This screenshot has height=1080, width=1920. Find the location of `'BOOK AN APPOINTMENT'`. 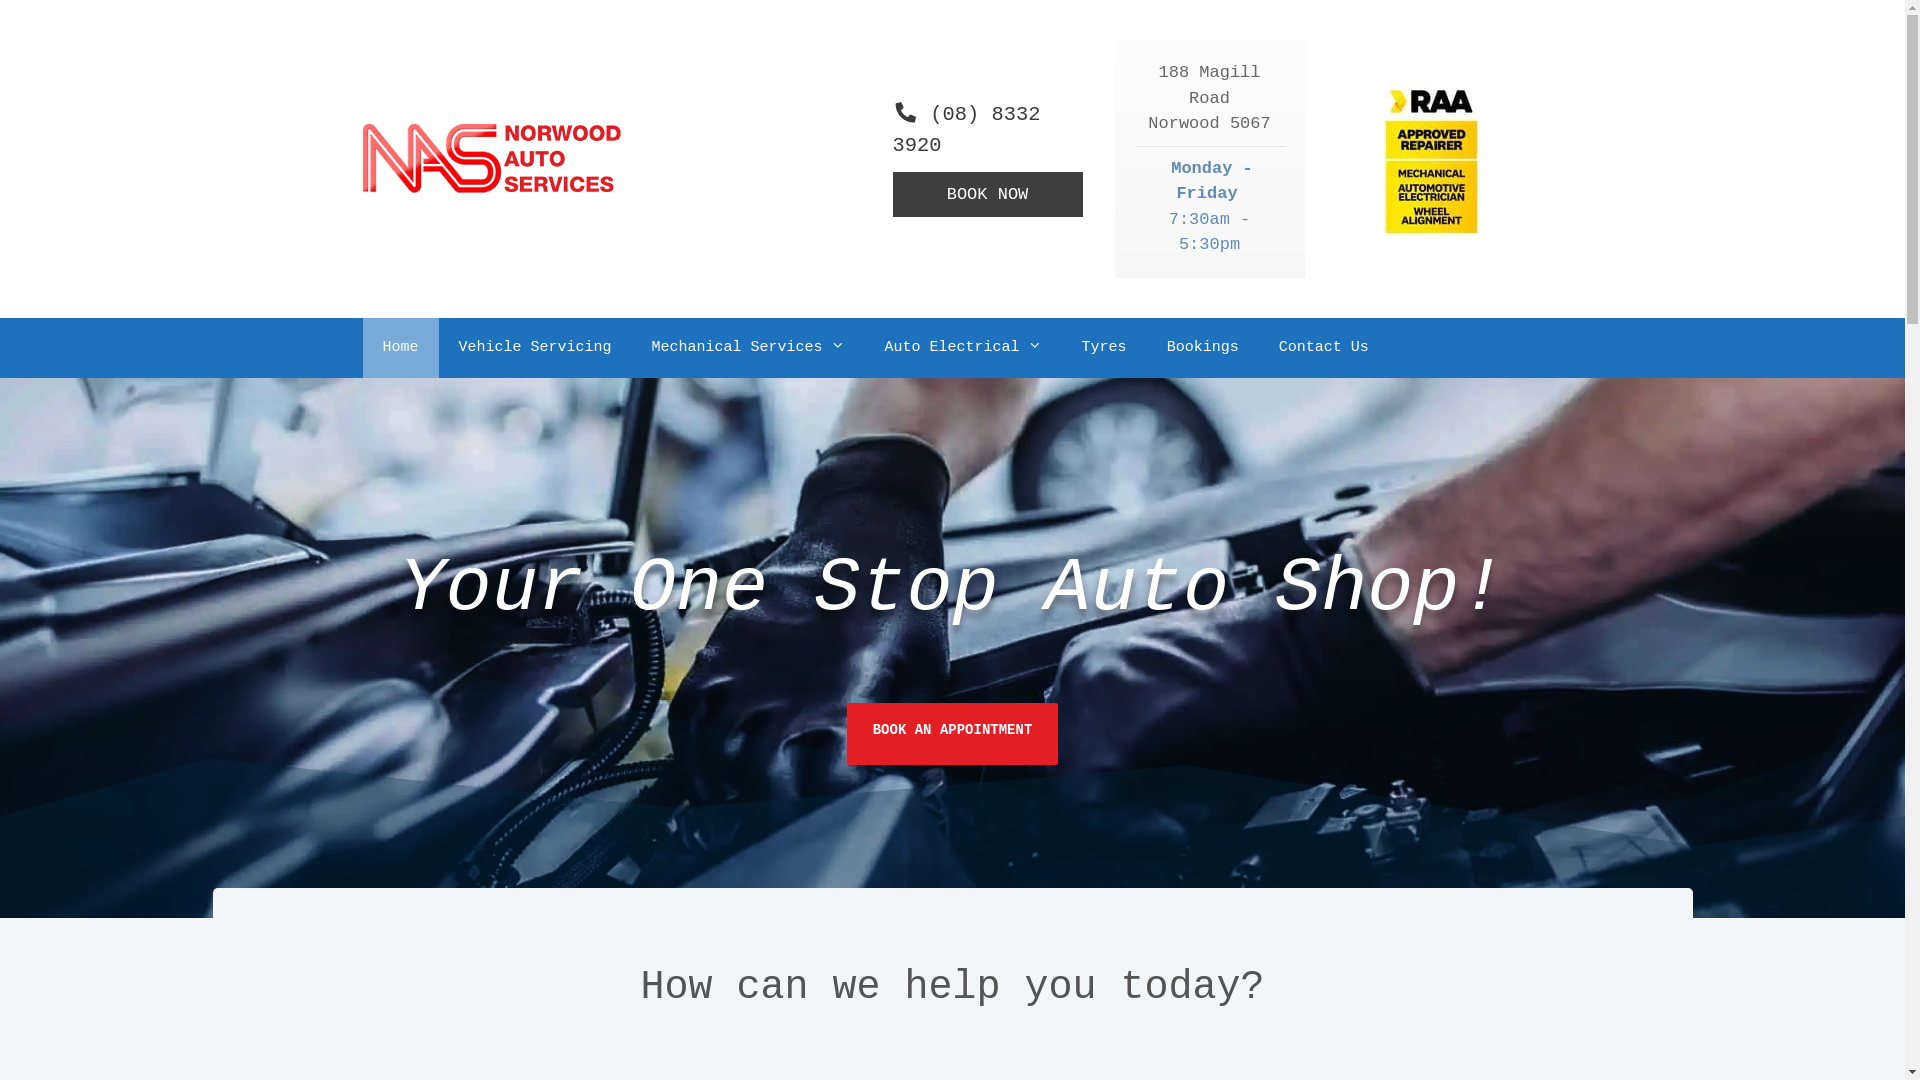

'BOOK AN APPOINTMENT' is located at coordinates (952, 733).